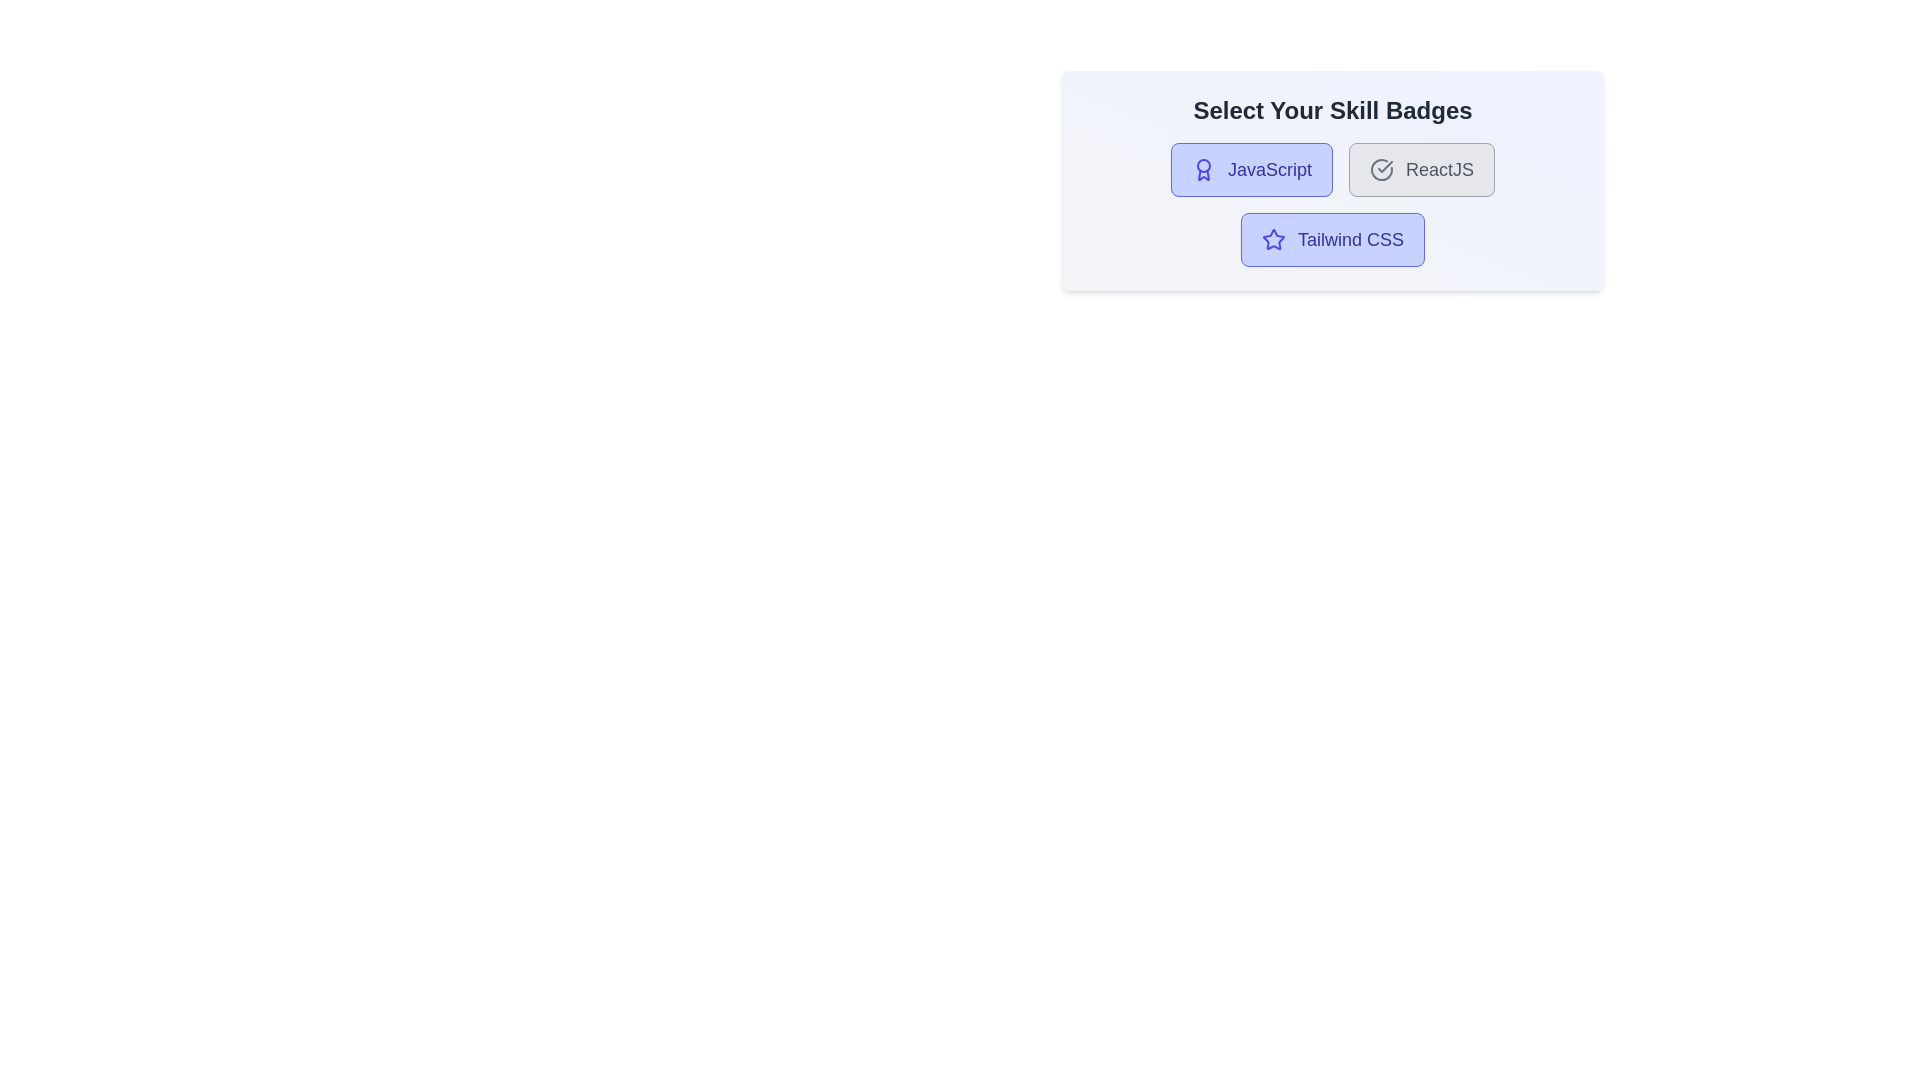 Image resolution: width=1920 pixels, height=1080 pixels. Describe the element at coordinates (1251, 168) in the screenshot. I see `the skill badge JavaScript` at that location.